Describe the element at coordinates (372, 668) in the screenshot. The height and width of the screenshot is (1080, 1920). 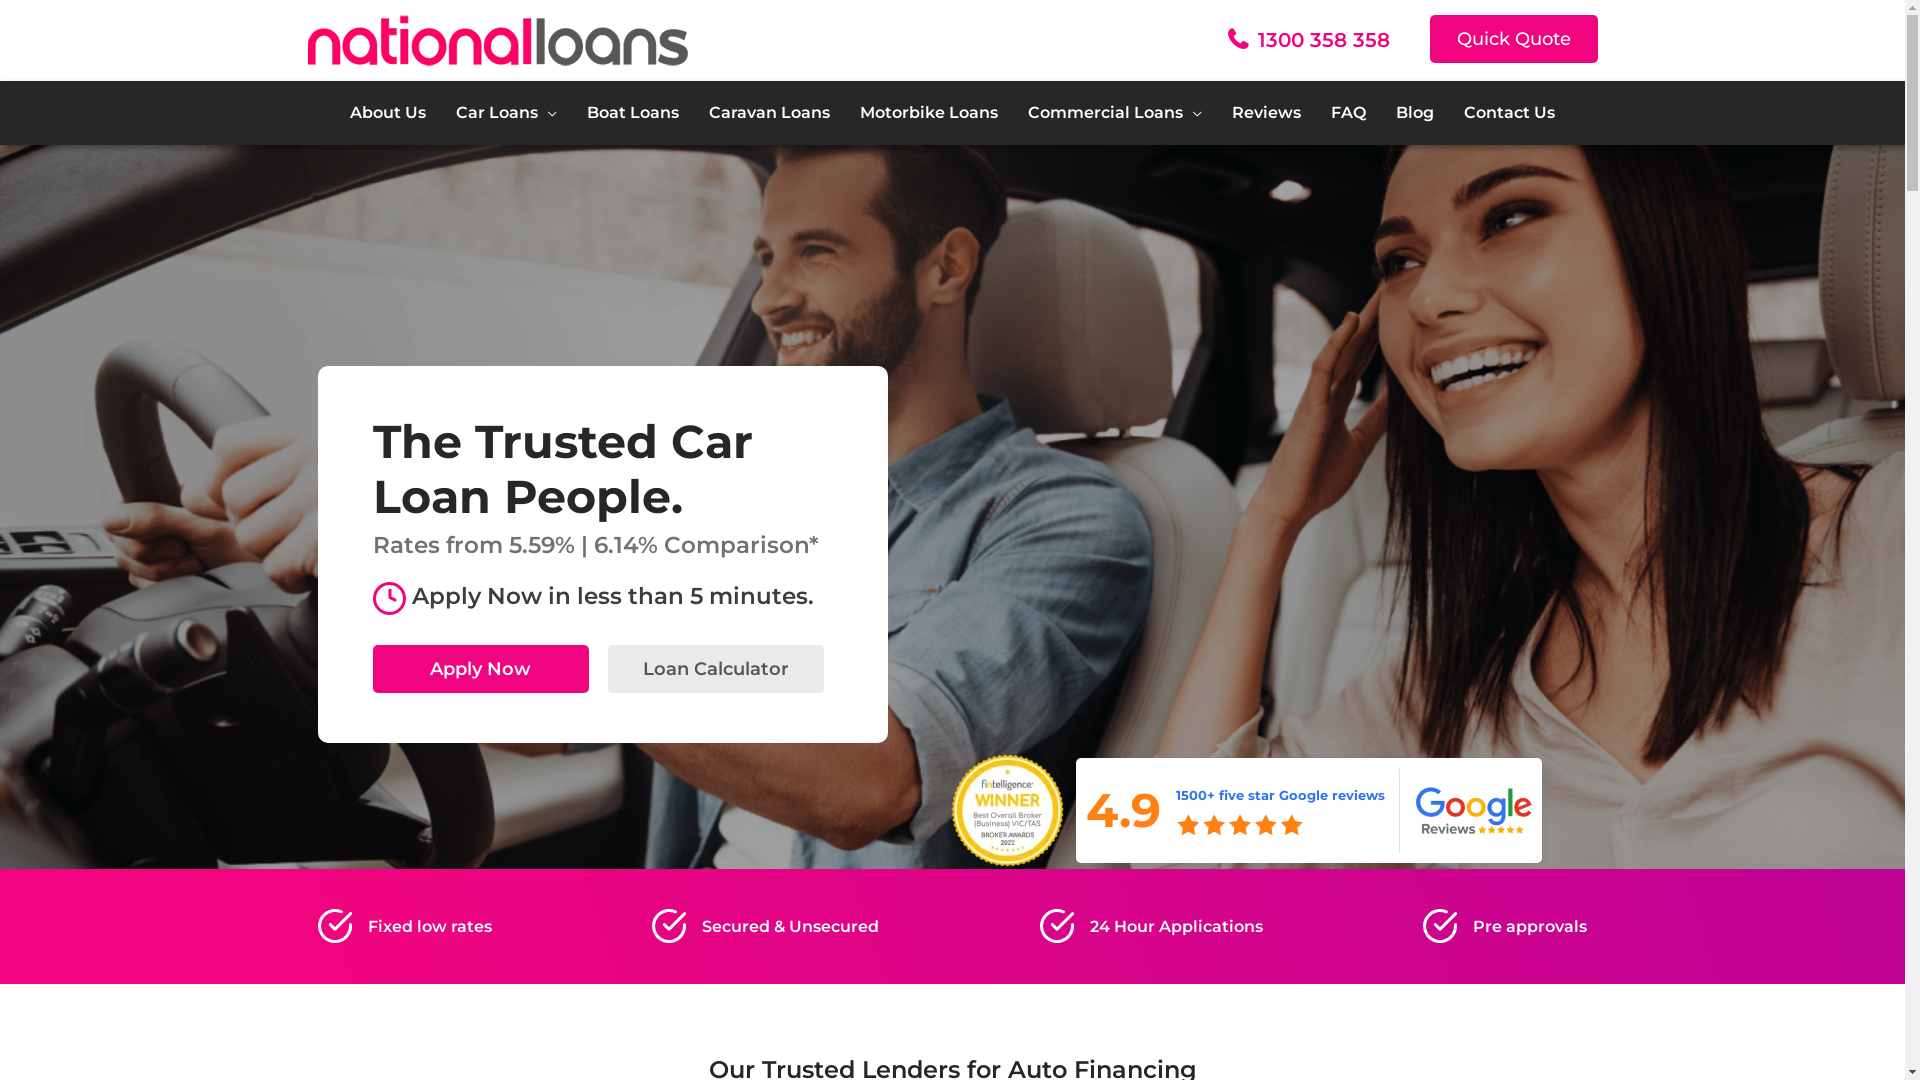
I see `'Apply Now'` at that location.